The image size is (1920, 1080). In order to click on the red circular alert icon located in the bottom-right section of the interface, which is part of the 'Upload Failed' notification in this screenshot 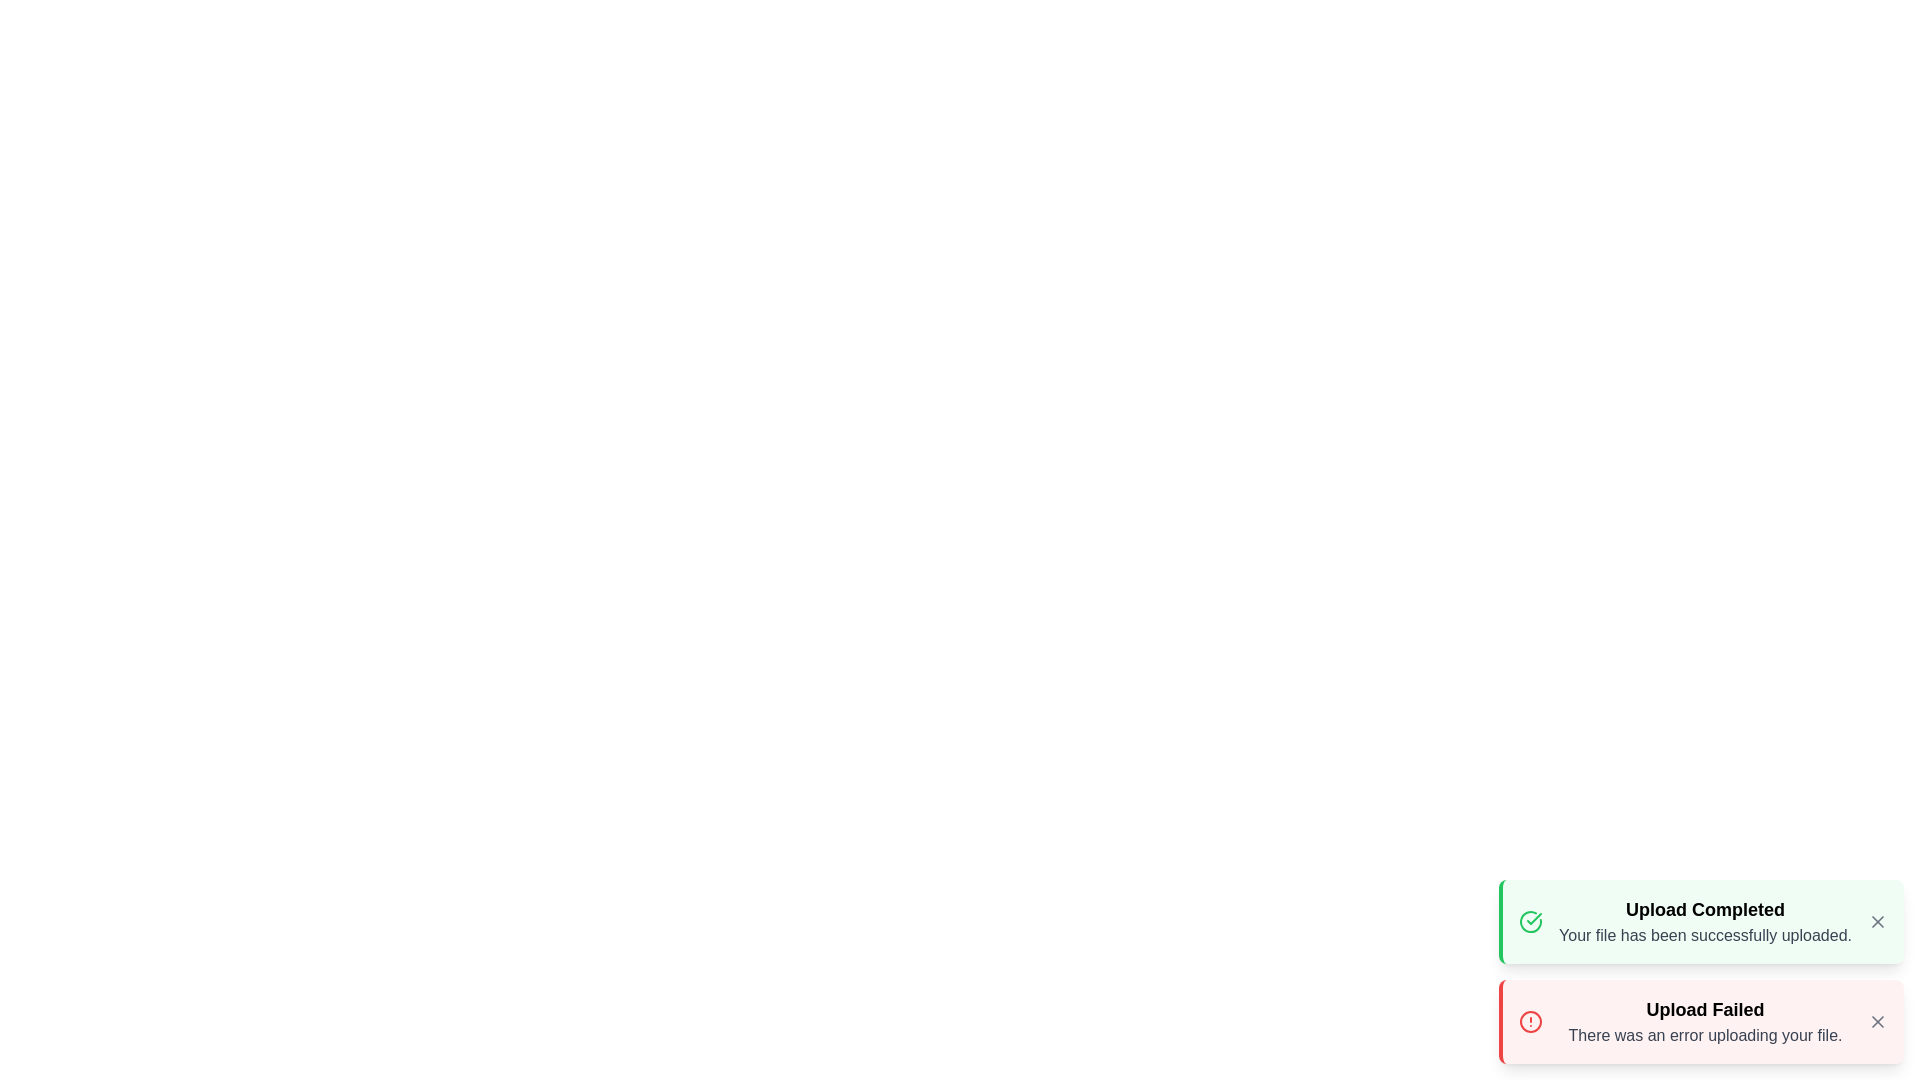, I will do `click(1530, 1022)`.